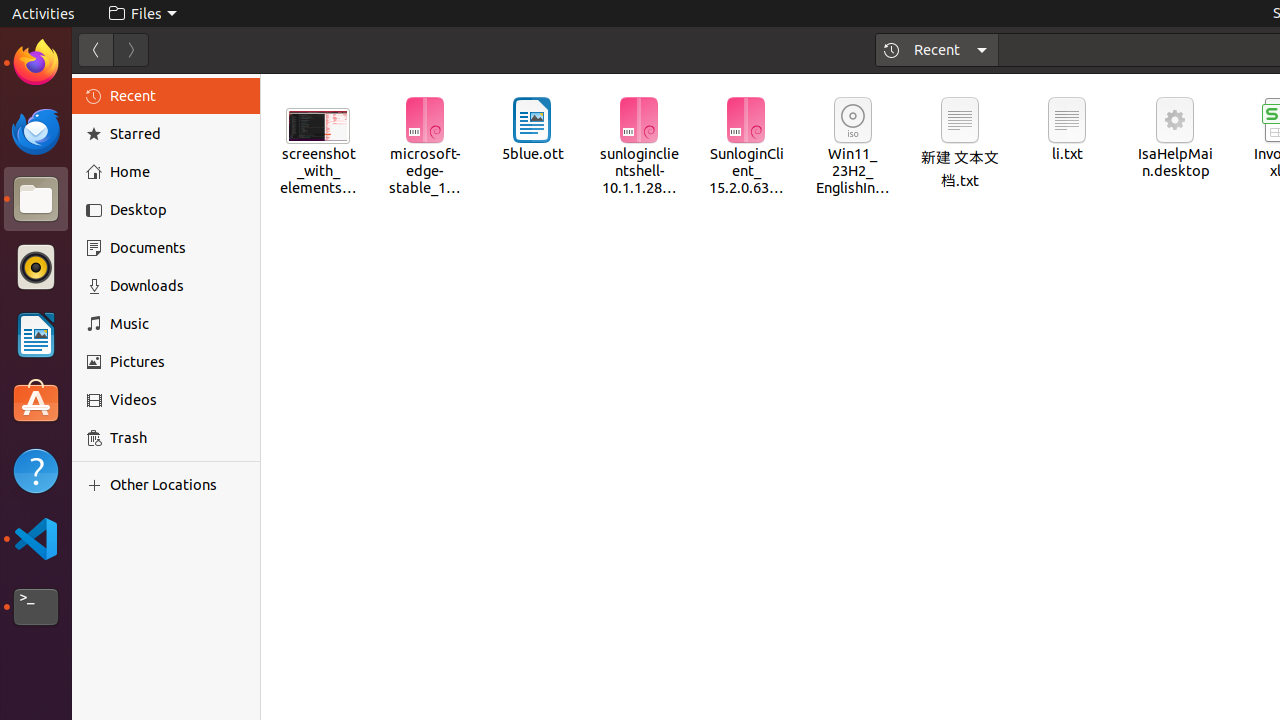  What do you see at coordinates (178, 362) in the screenshot?
I see `'Pictures'` at bounding box center [178, 362].